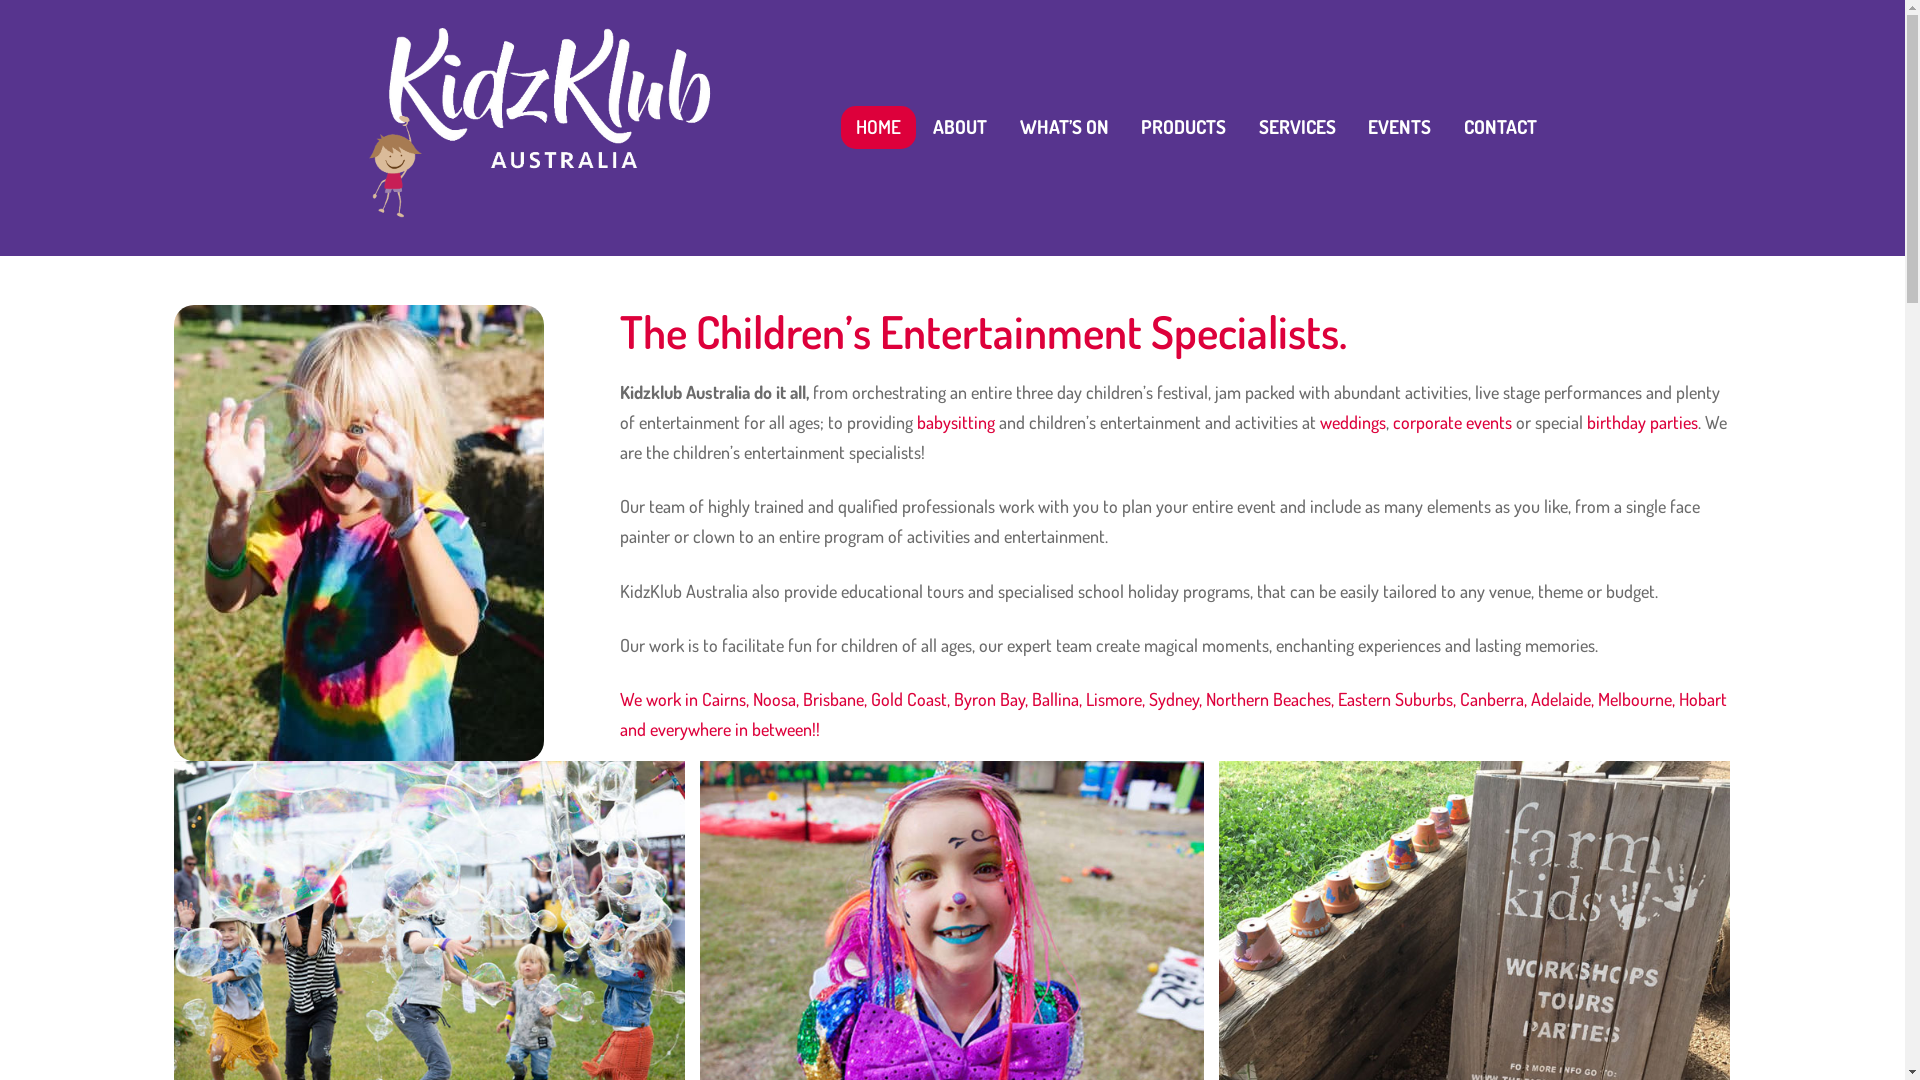  Describe the element at coordinates (1296, 127) in the screenshot. I see `'SERVICES'` at that location.